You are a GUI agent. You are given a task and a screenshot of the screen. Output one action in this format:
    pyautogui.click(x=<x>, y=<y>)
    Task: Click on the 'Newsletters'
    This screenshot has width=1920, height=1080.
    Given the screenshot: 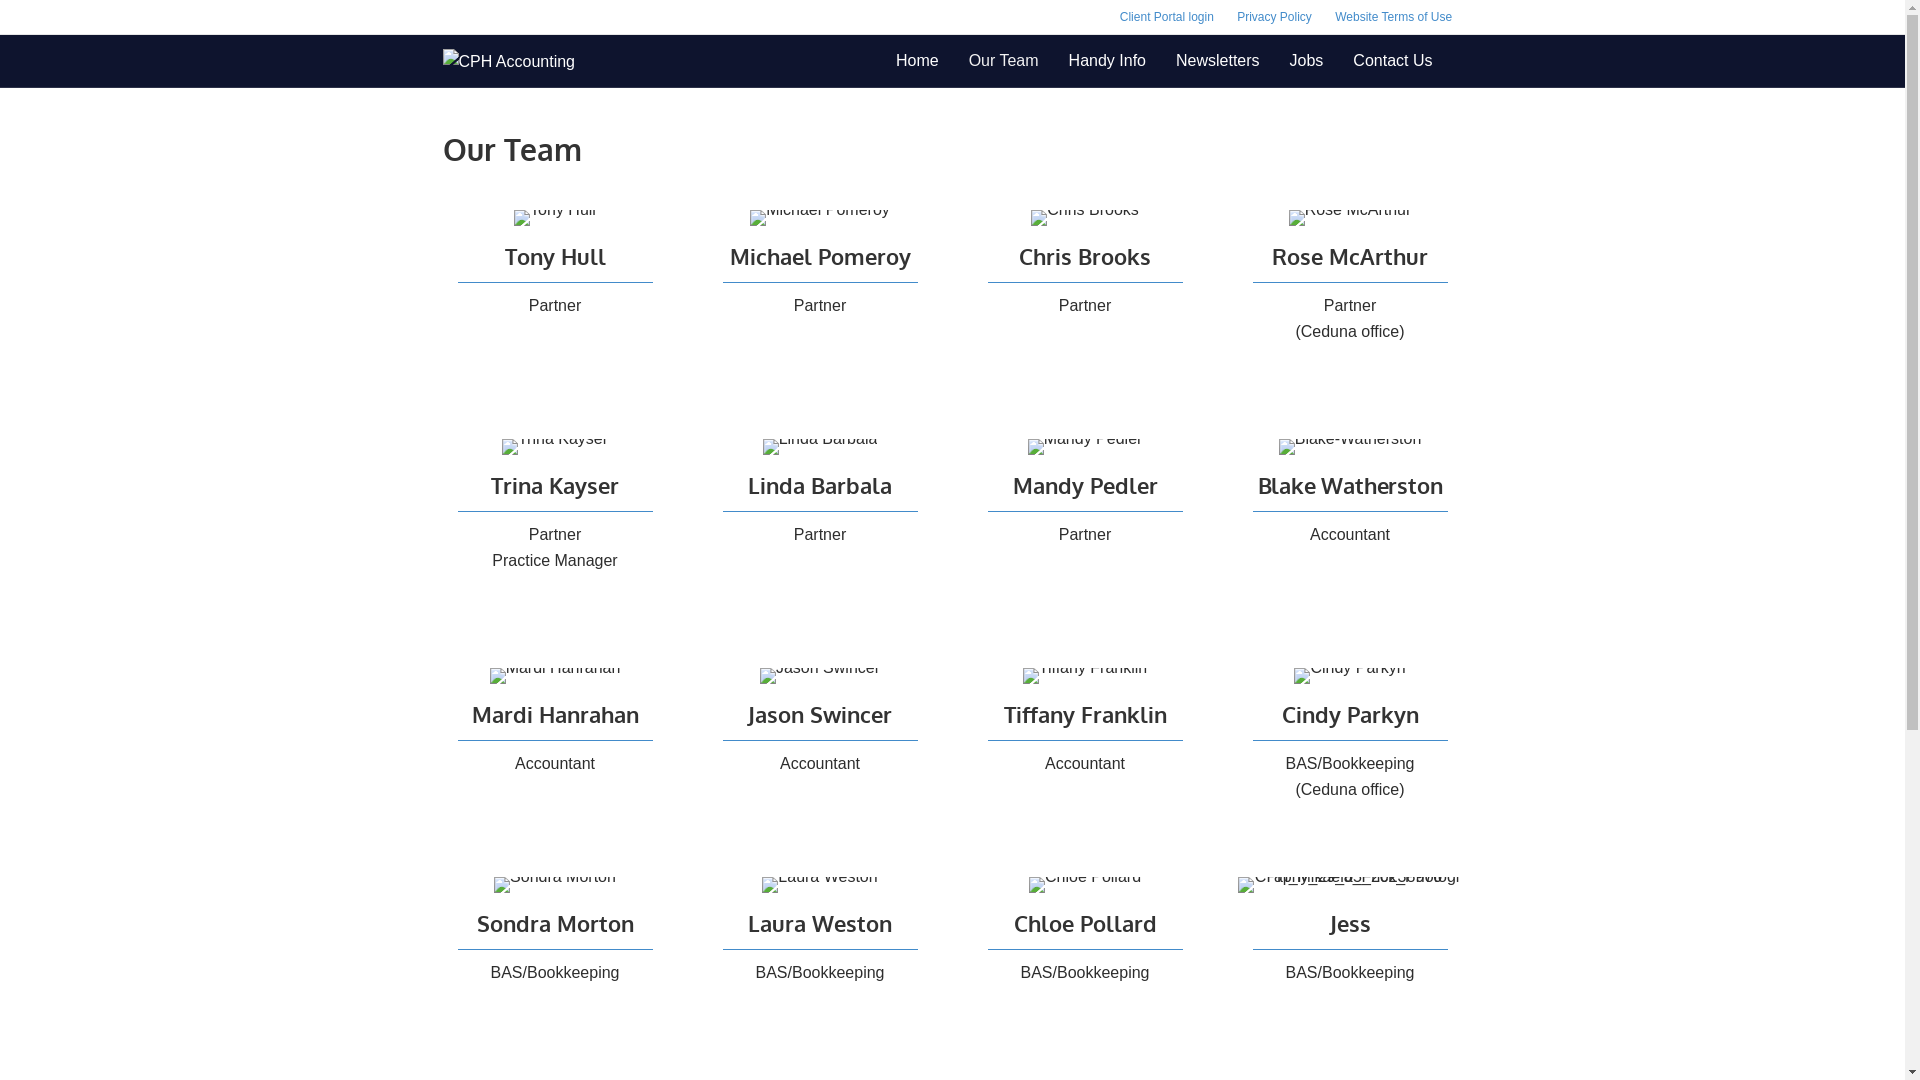 What is the action you would take?
    pyautogui.click(x=1217, y=60)
    